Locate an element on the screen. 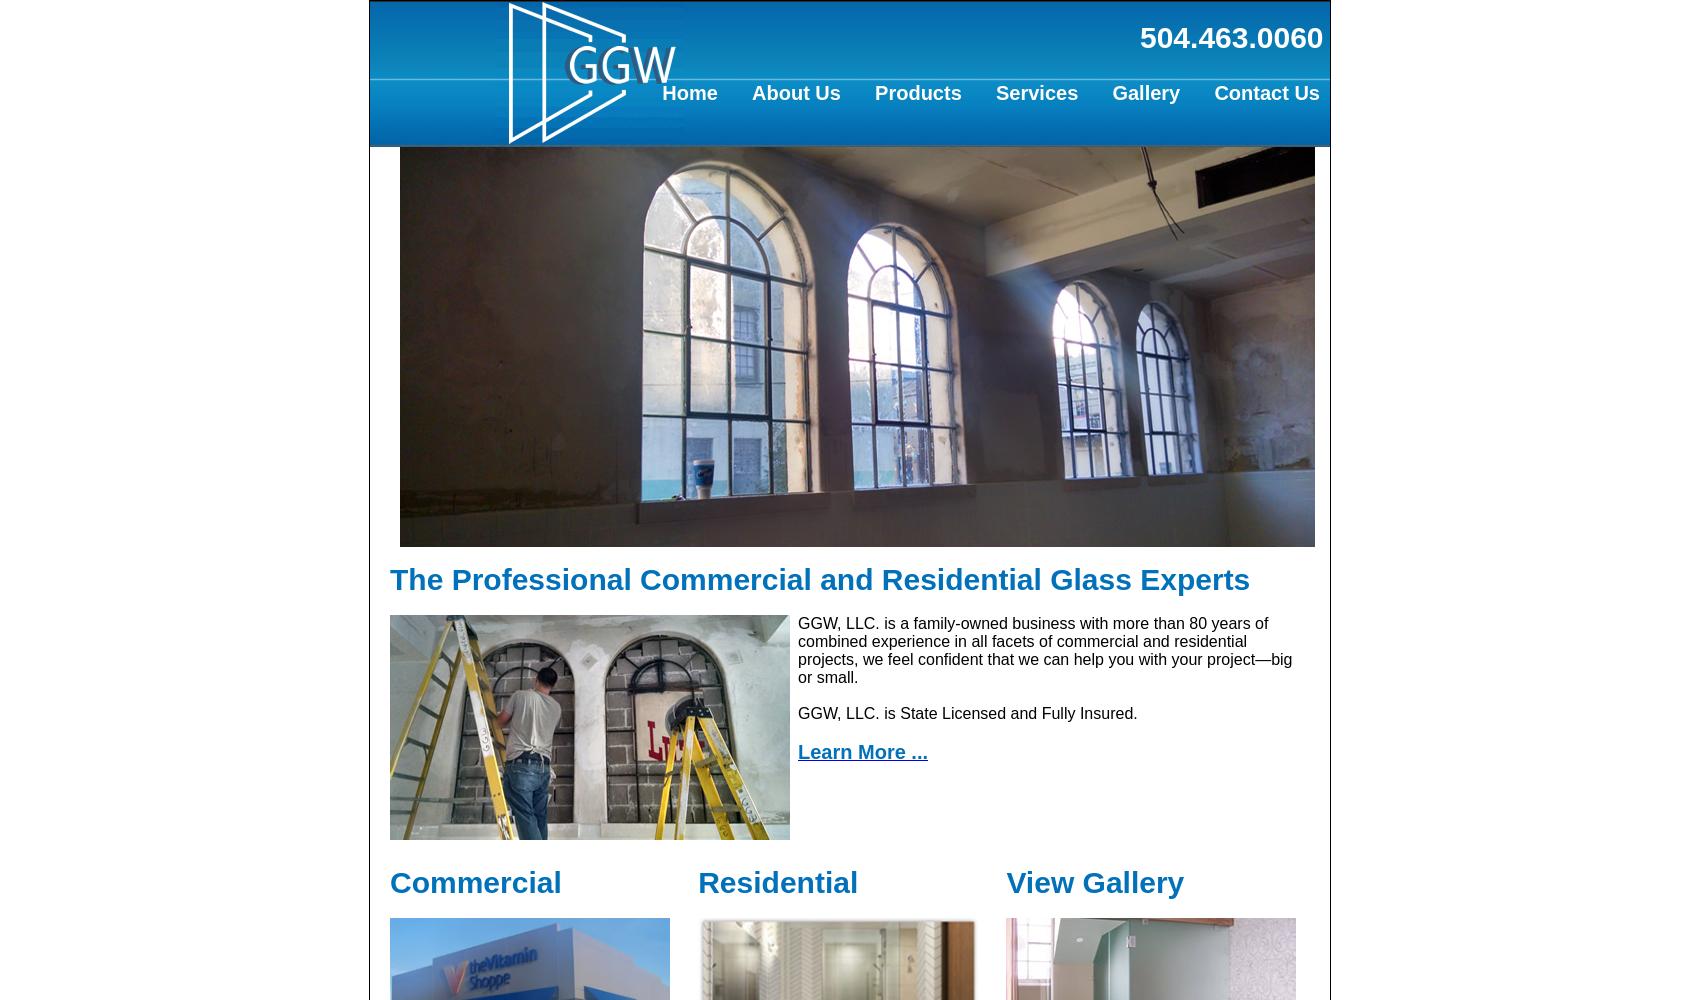 Image resolution: width=1700 pixels, height=1000 pixels. 'Commercial' is located at coordinates (475, 882).